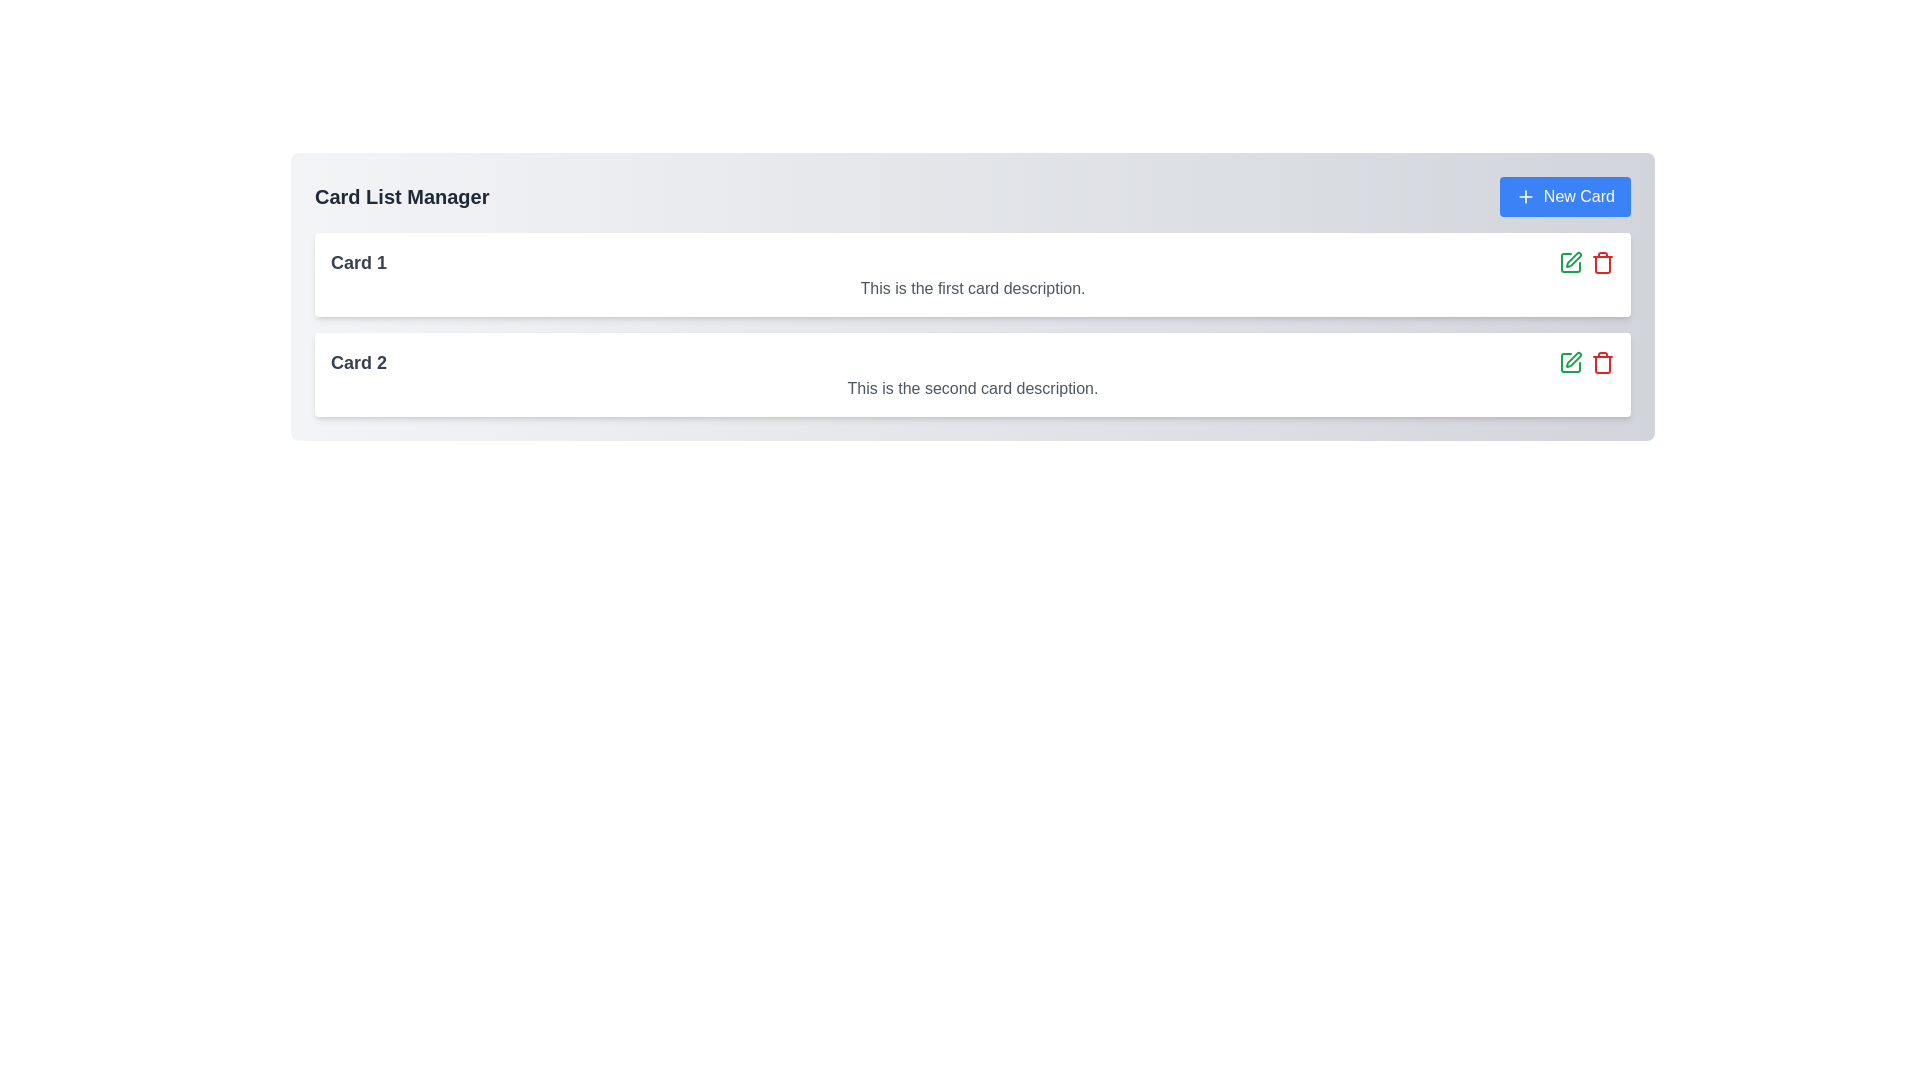 The height and width of the screenshot is (1080, 1920). Describe the element at coordinates (401, 196) in the screenshot. I see `the text header labeled 'Card List Manager' which is styled with a bold font and located at the top-left of the displayed content` at that location.